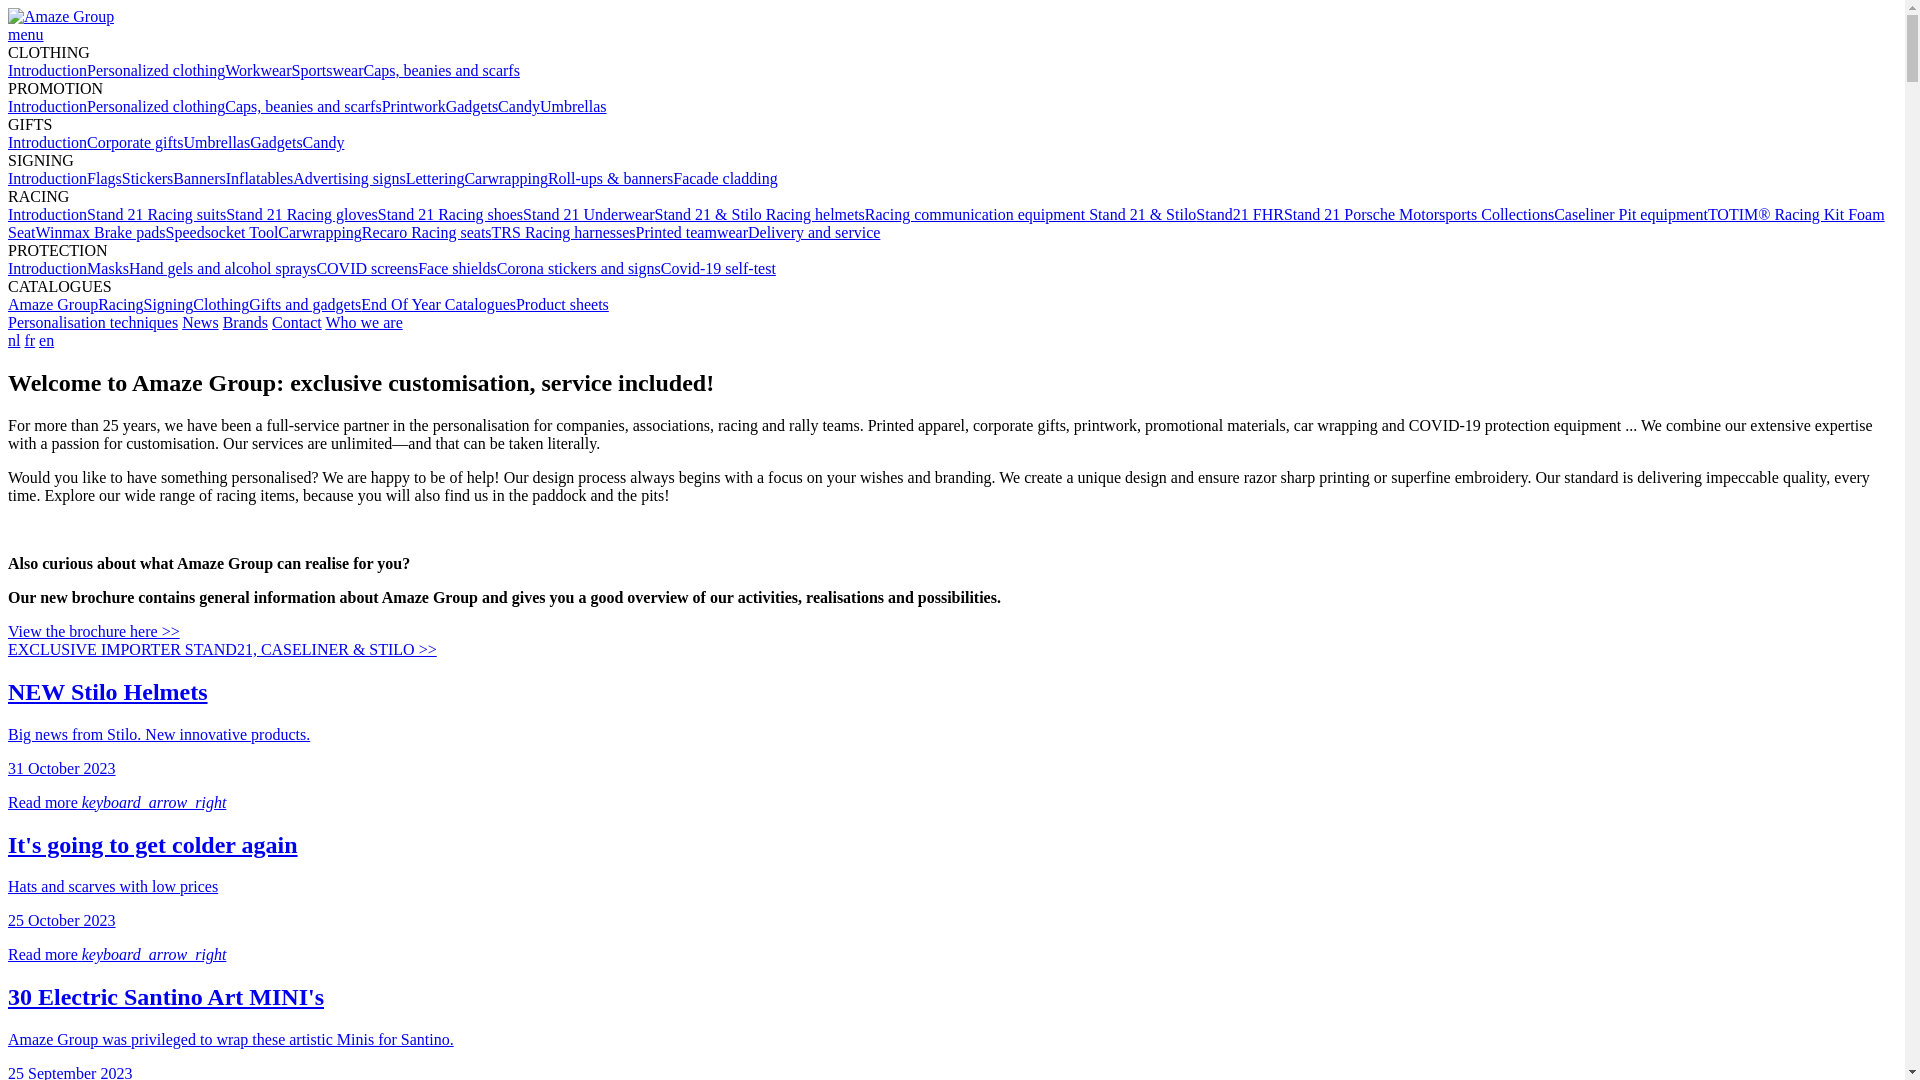  What do you see at coordinates (1631, 214) in the screenshot?
I see `'Caseliner Pit equipment'` at bounding box center [1631, 214].